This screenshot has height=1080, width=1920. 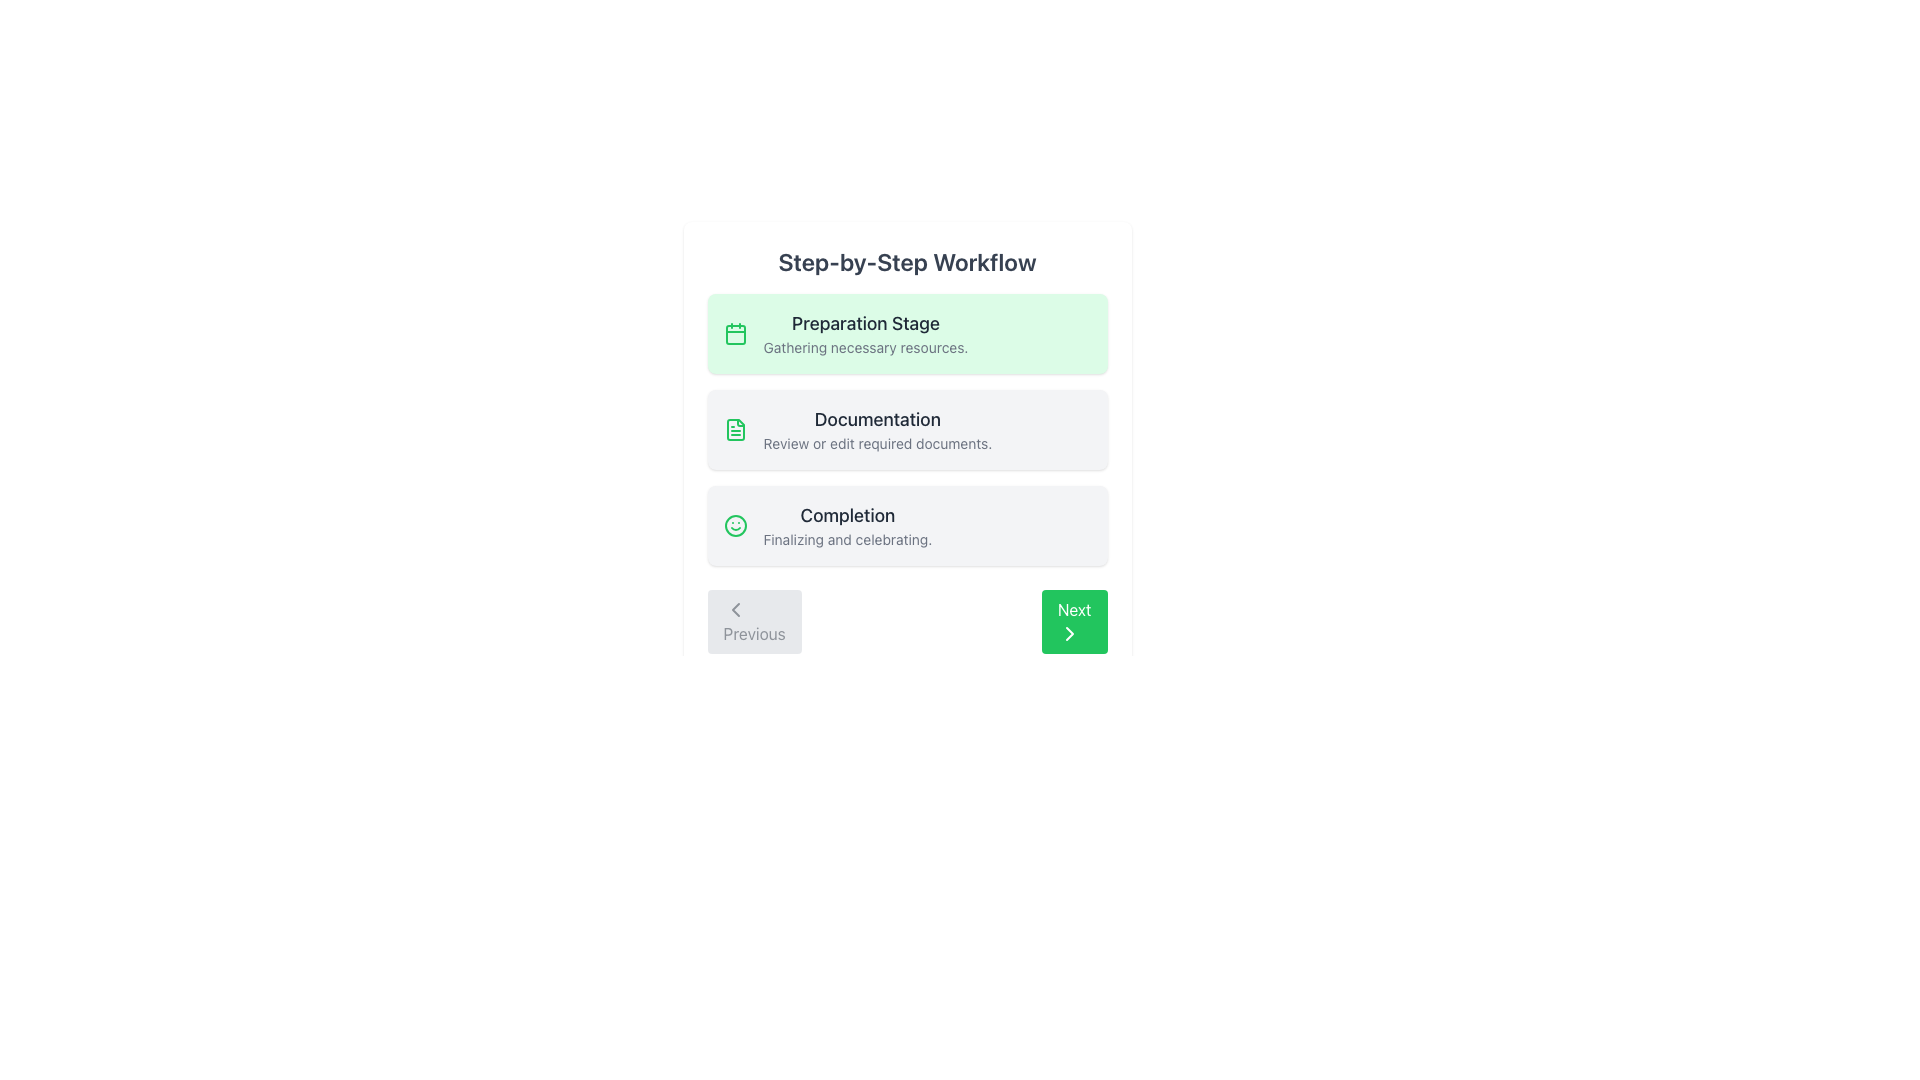 I want to click on the navigation icon located inside the green 'Next' button at the bottom-right corner of the interface to interact with the button functionality, so click(x=1068, y=633).